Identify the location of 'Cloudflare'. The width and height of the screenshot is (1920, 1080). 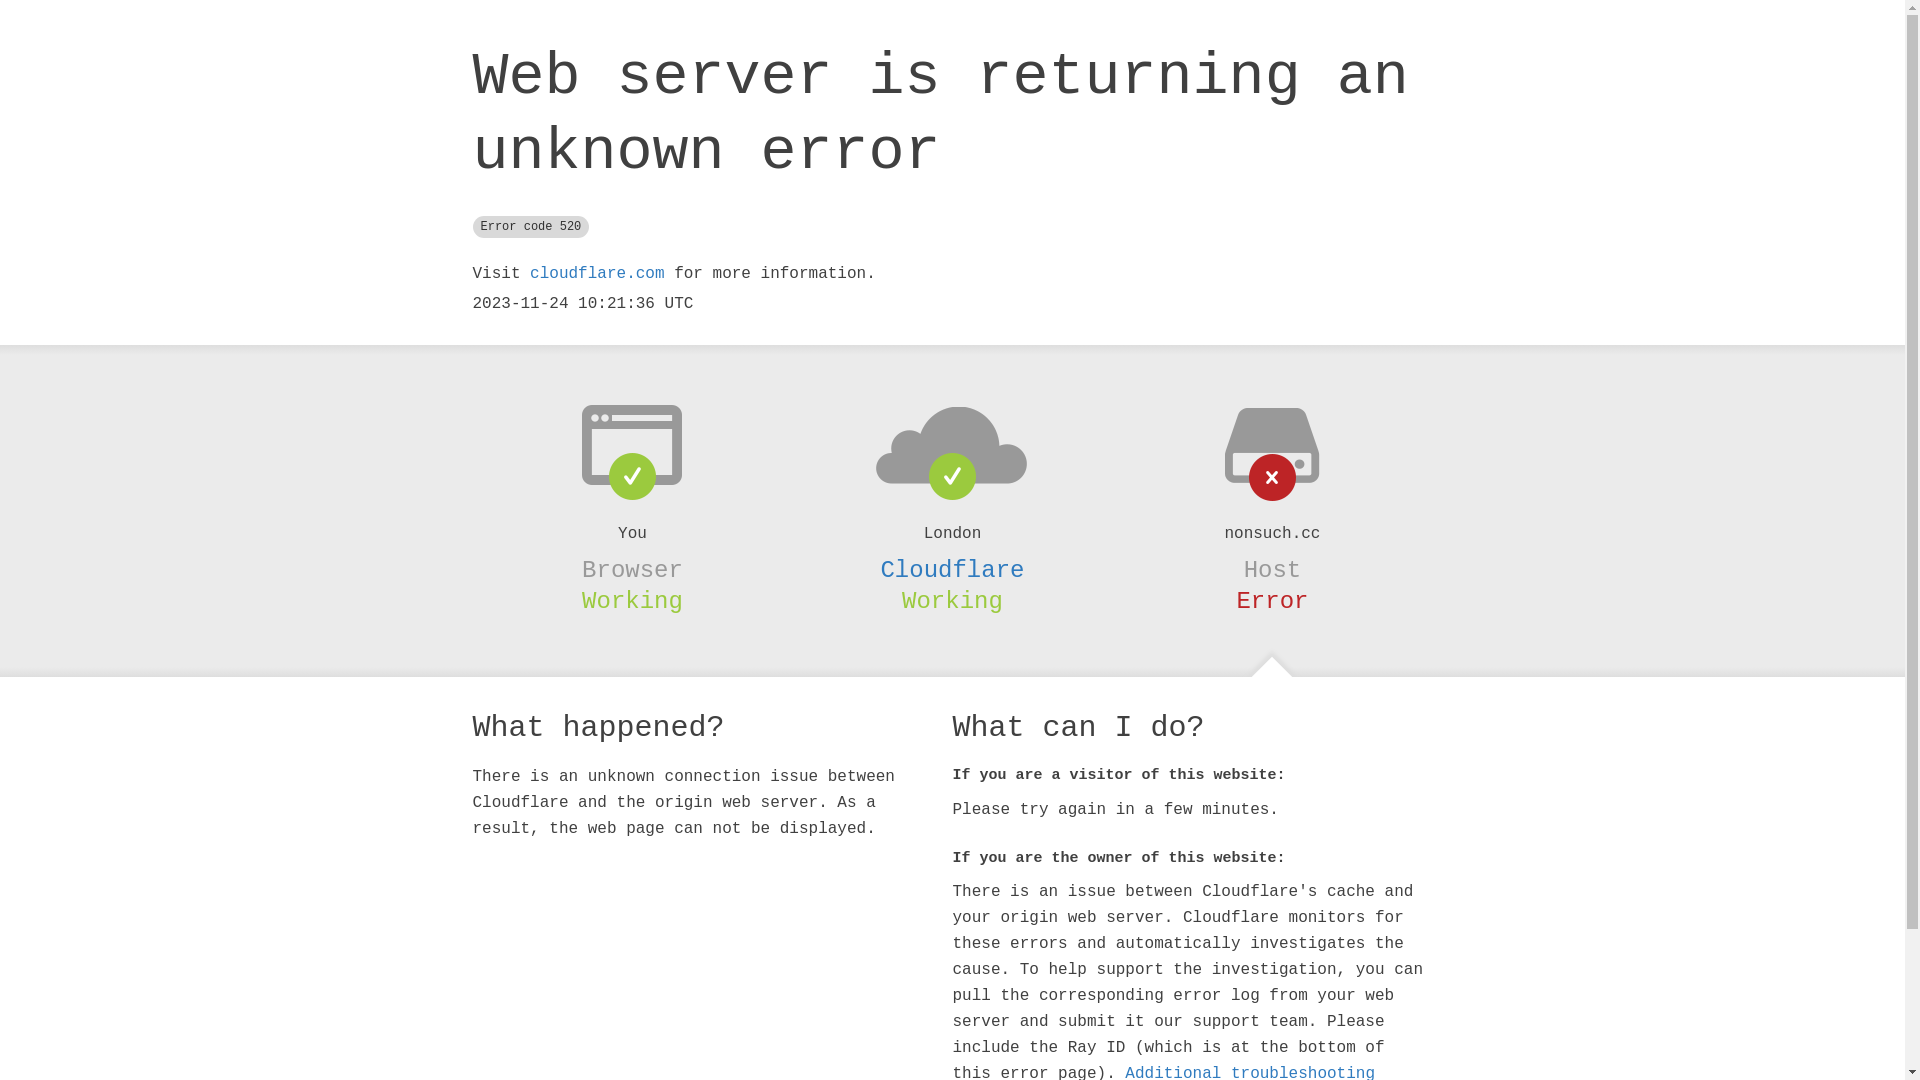
(950, 570).